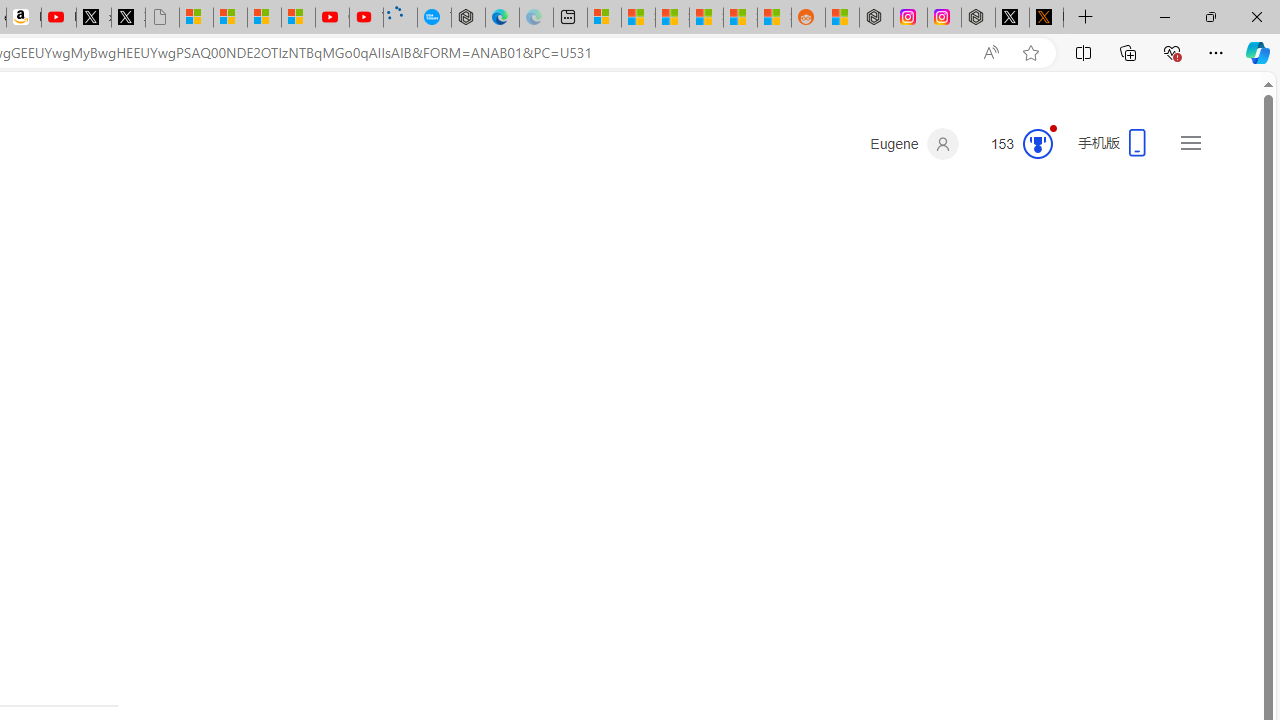  What do you see at coordinates (1046, 17) in the screenshot?
I see `'help.x.com | 524: A timeout occurred'` at bounding box center [1046, 17].